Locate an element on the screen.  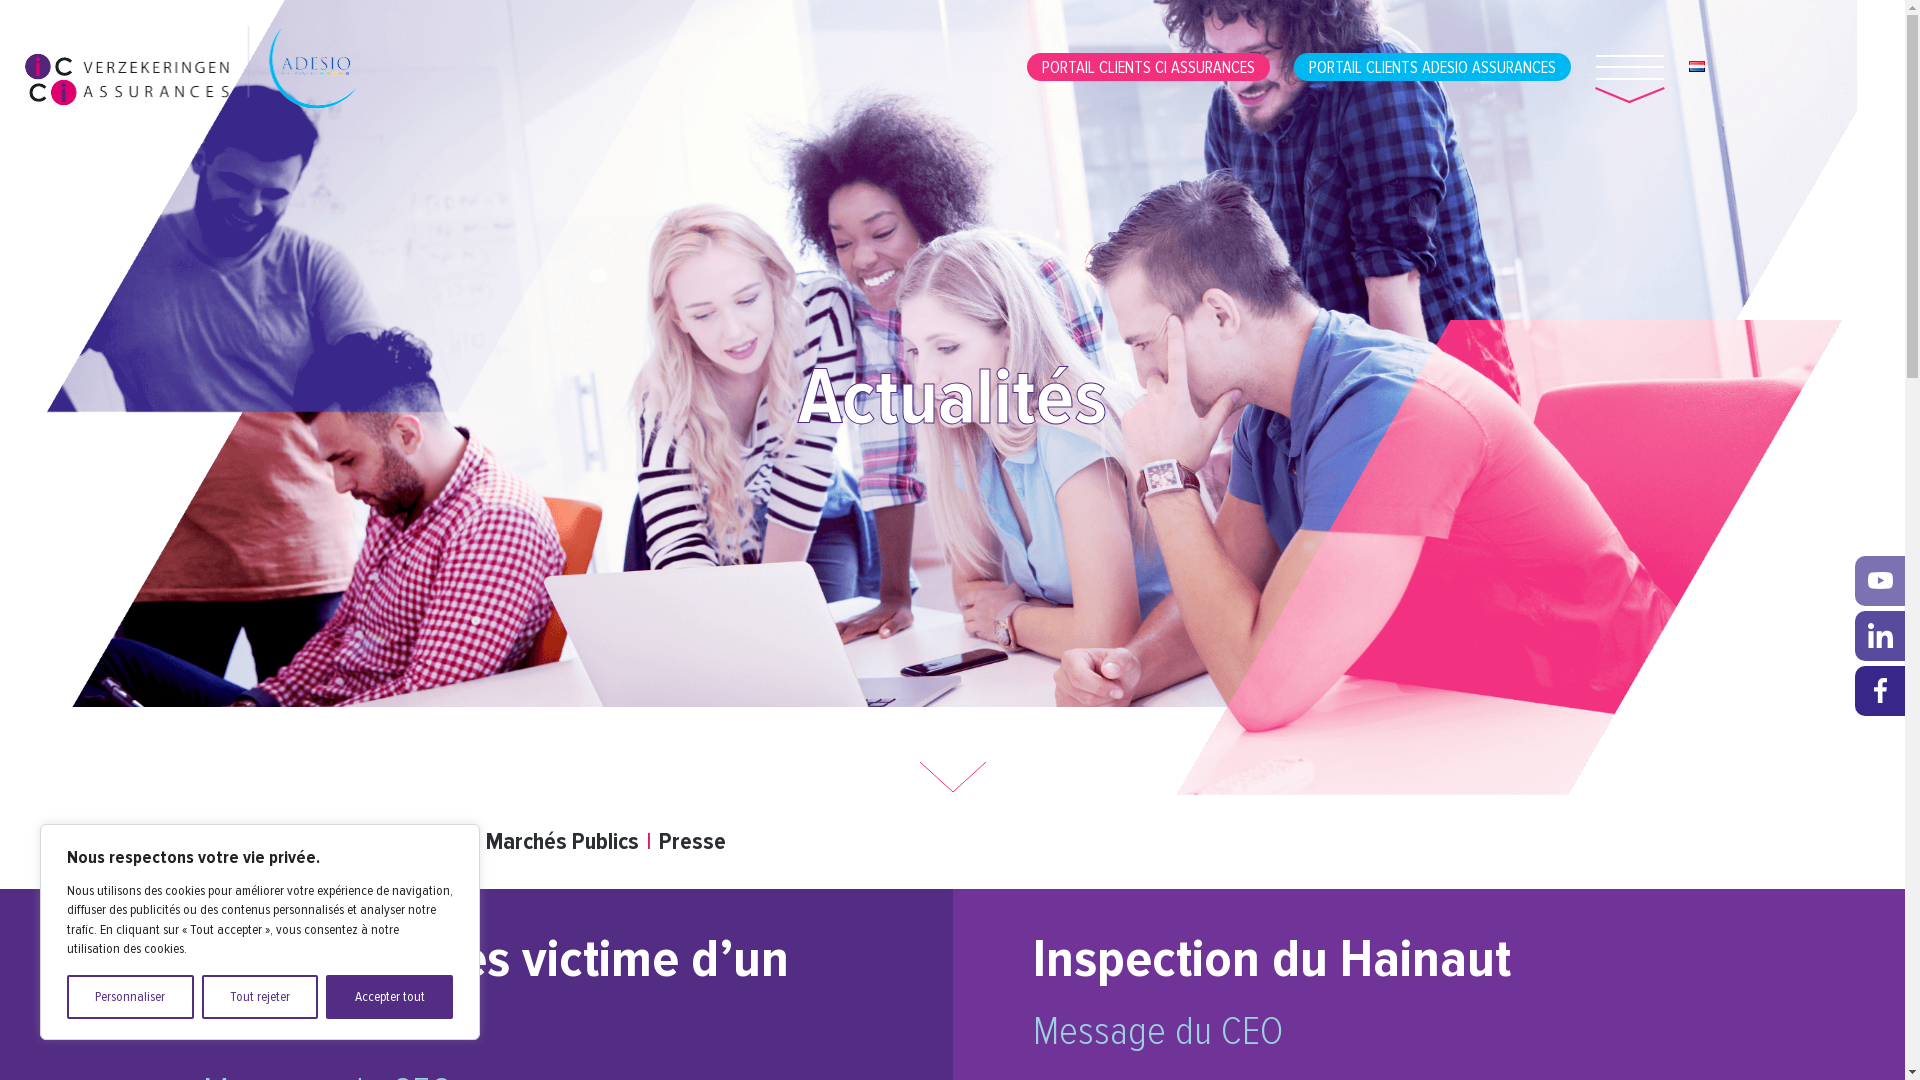
'PORTAIL CLIENTS ADESIO ASSURANCES' is located at coordinates (1431, 66).